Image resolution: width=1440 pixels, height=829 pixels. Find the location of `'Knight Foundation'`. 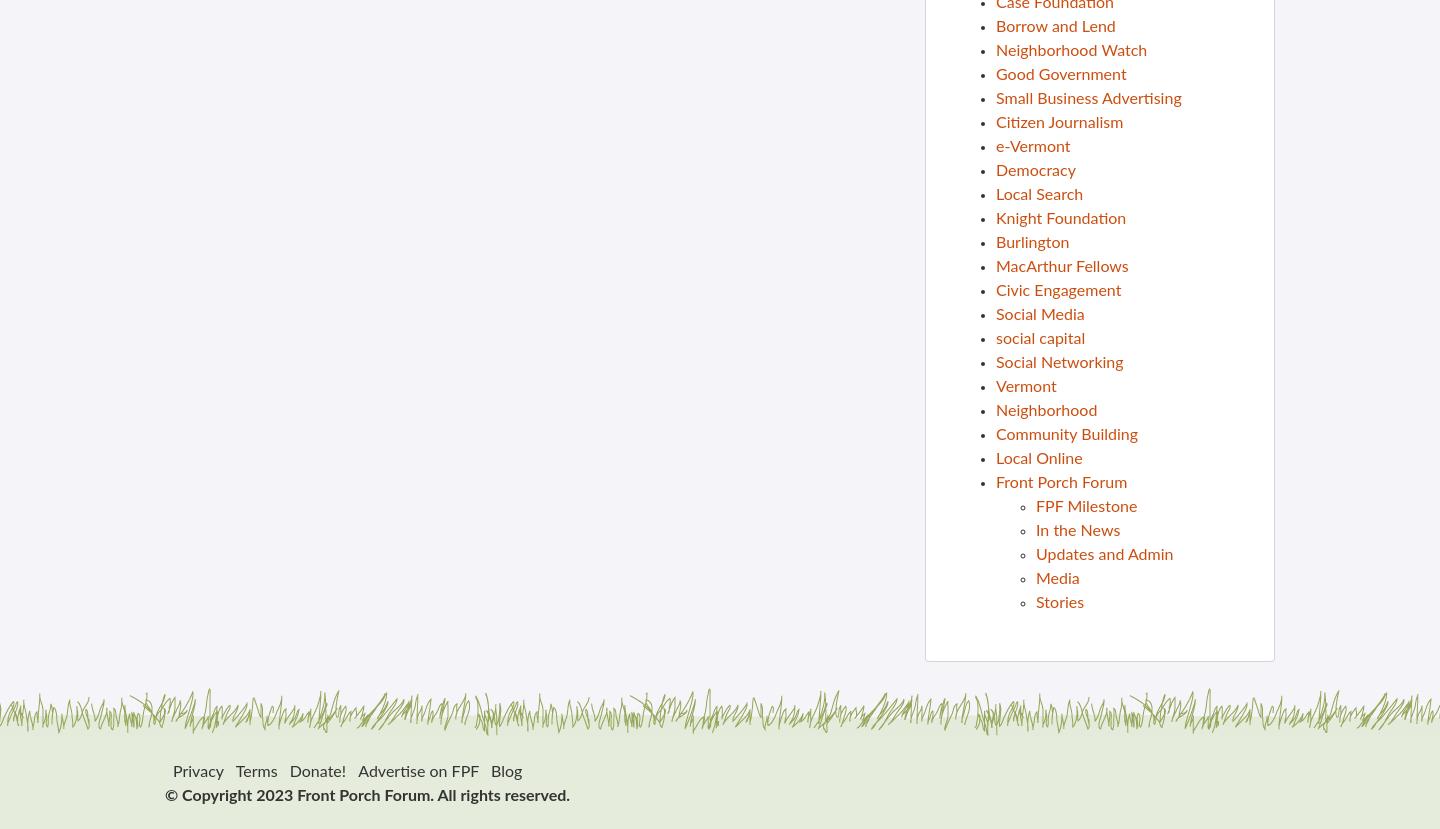

'Knight Foundation' is located at coordinates (1060, 217).